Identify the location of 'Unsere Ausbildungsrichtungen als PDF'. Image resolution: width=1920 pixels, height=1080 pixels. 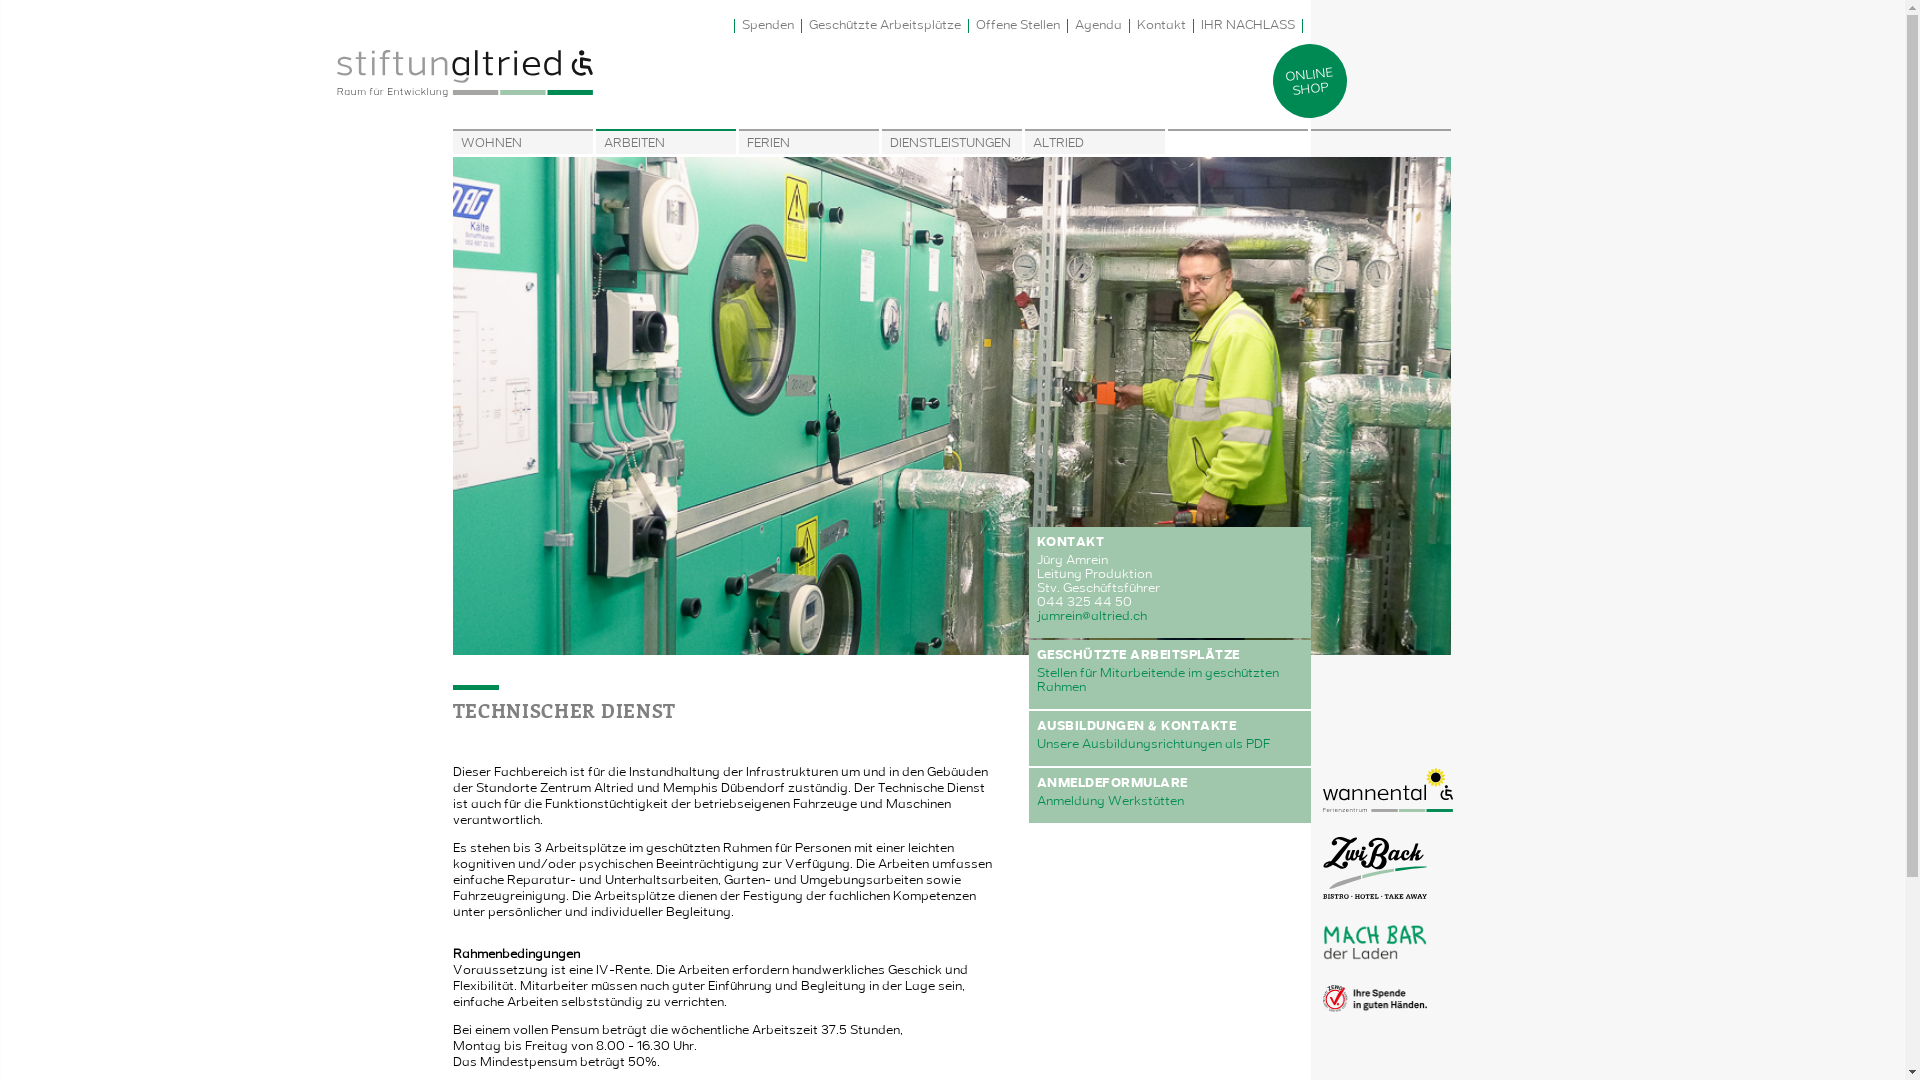
(1152, 744).